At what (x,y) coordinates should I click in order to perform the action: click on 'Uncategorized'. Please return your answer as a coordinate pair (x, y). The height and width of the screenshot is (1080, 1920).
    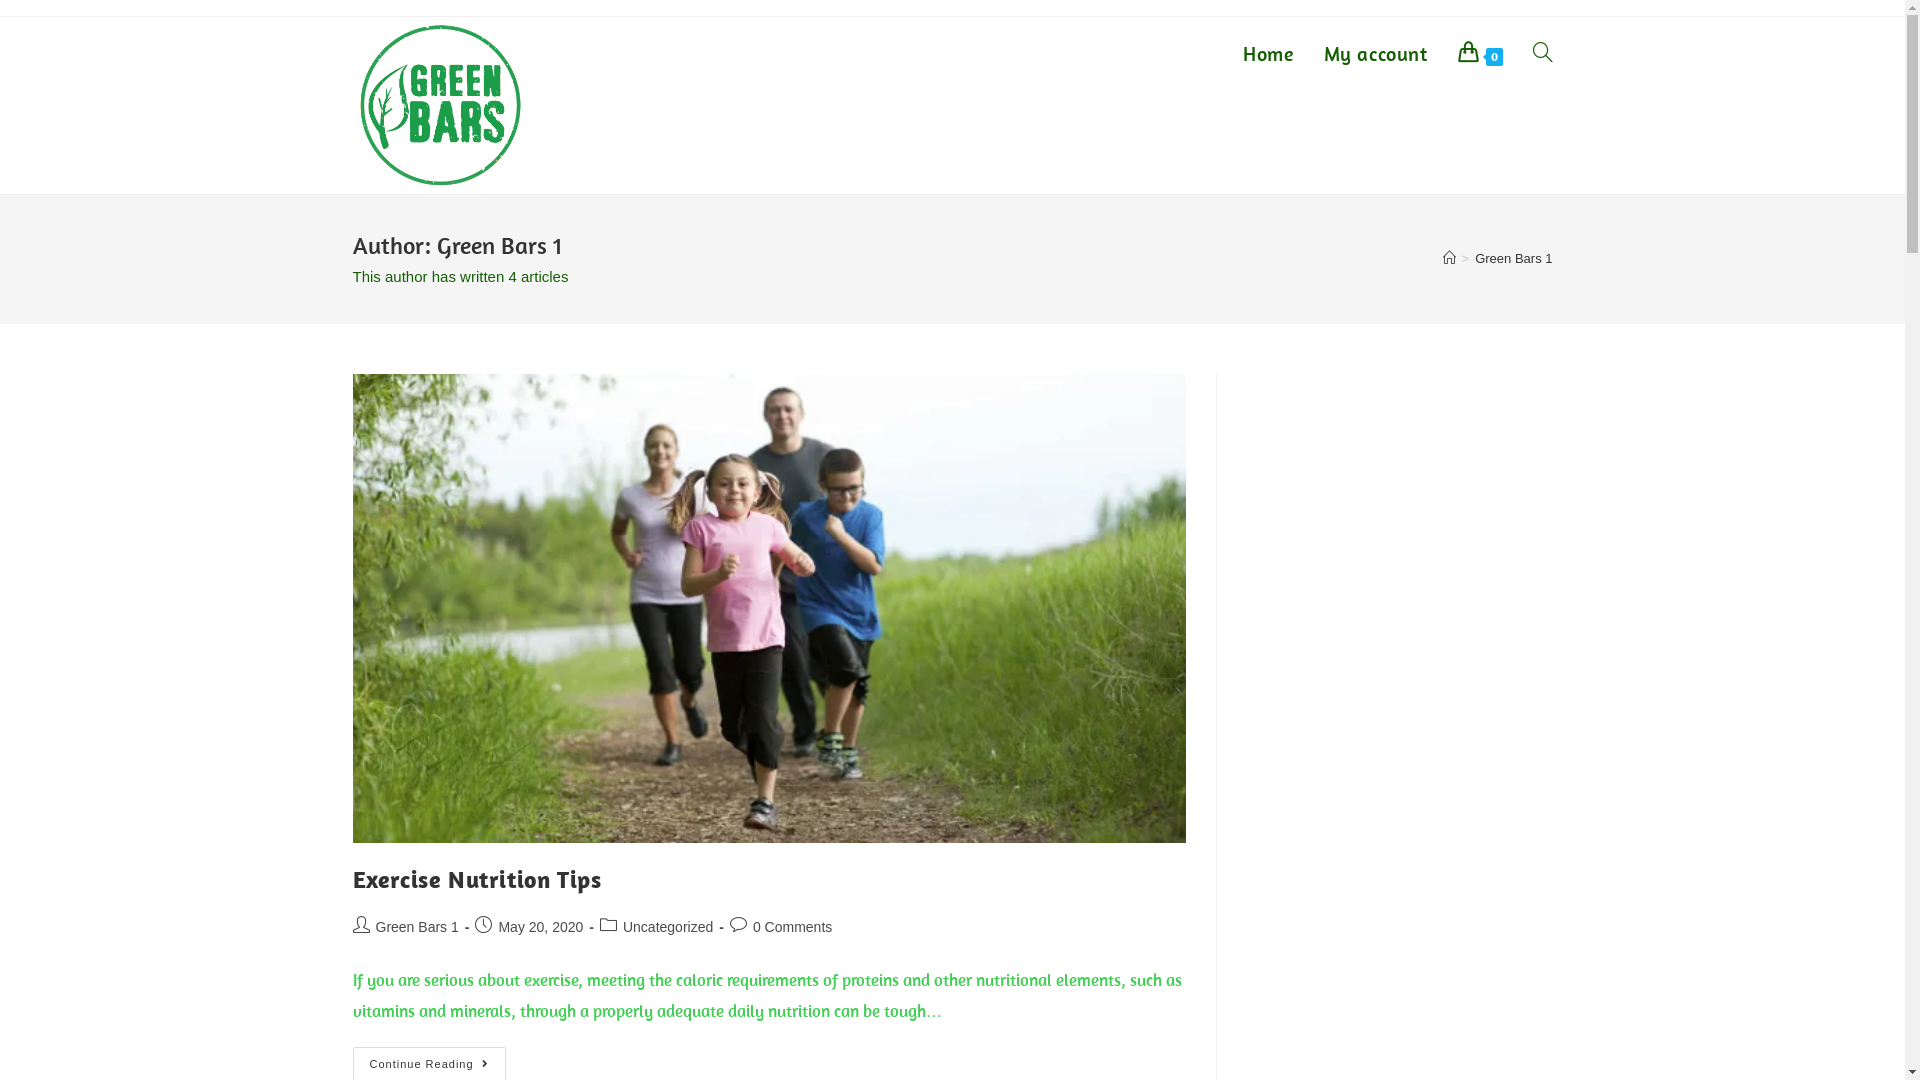
    Looking at the image, I should click on (667, 926).